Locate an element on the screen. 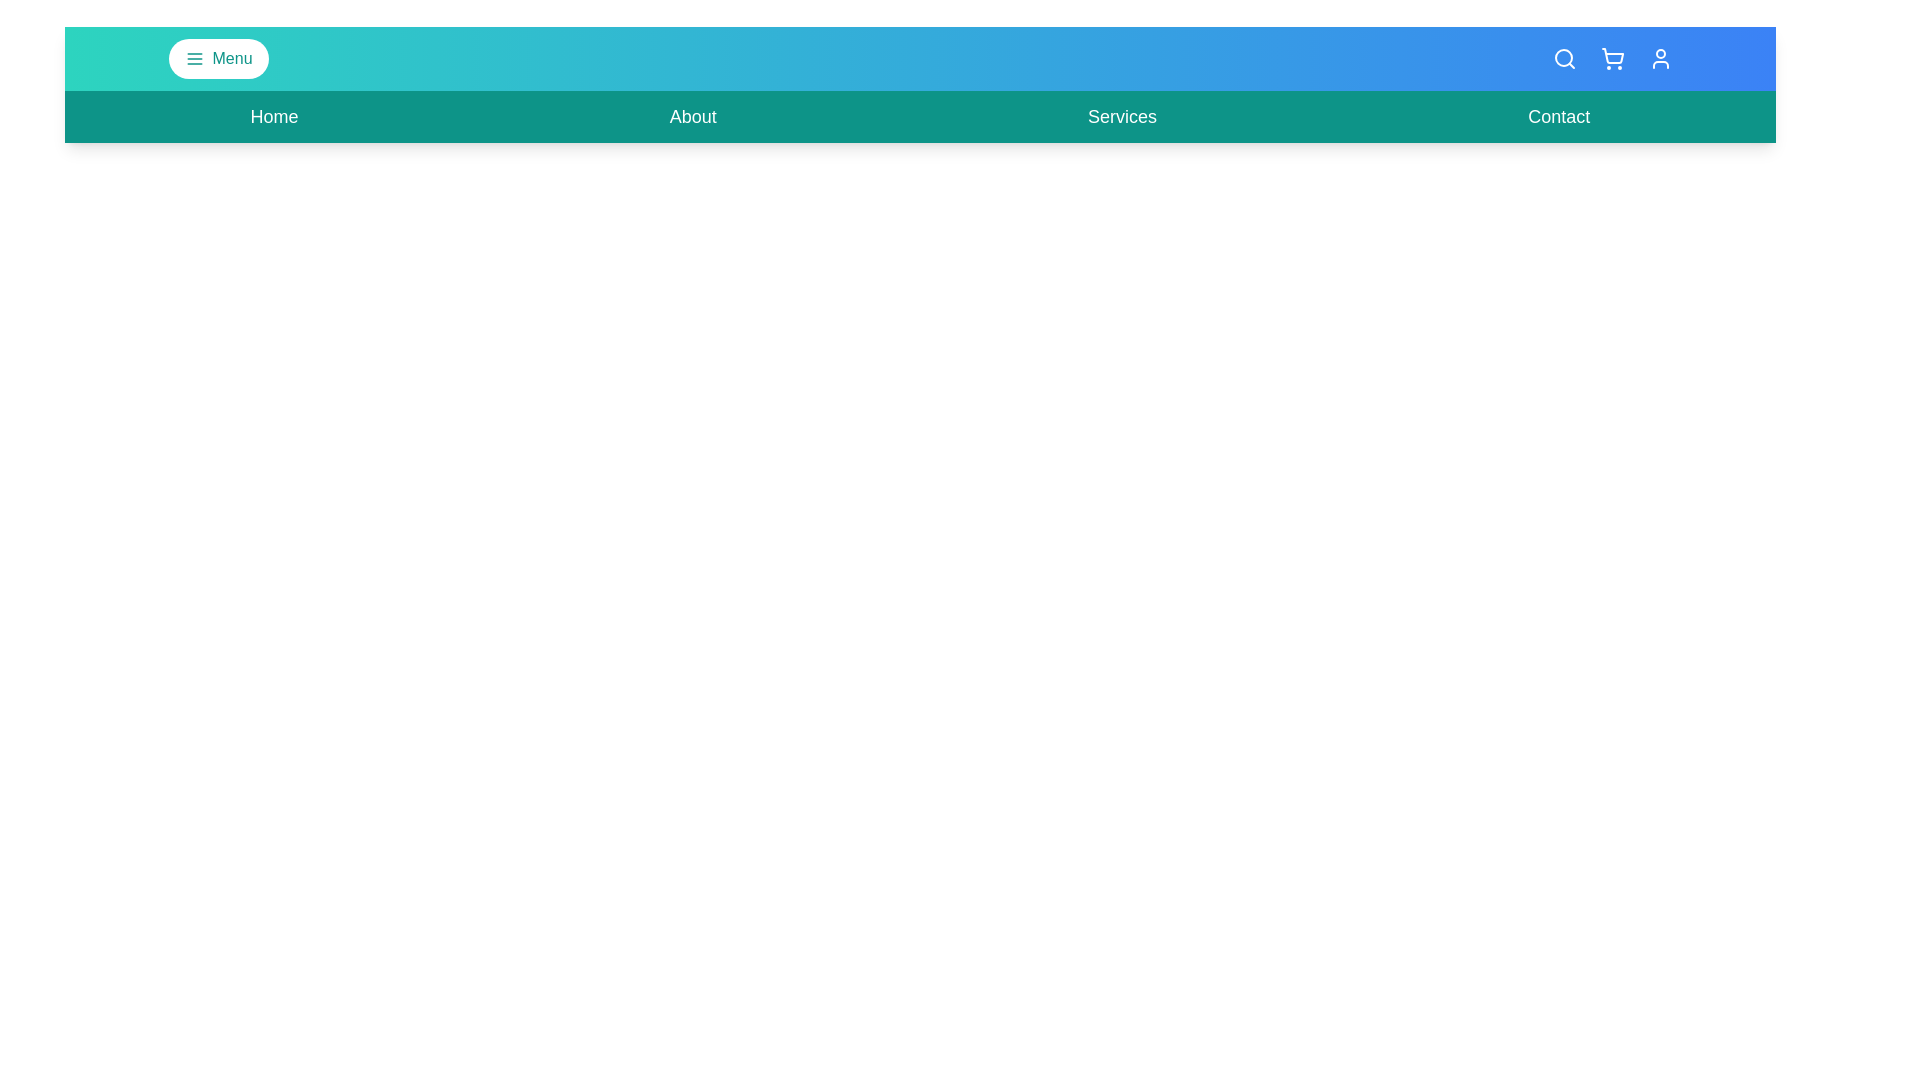  the 'Search' icon to activate the search functionality is located at coordinates (1563, 57).